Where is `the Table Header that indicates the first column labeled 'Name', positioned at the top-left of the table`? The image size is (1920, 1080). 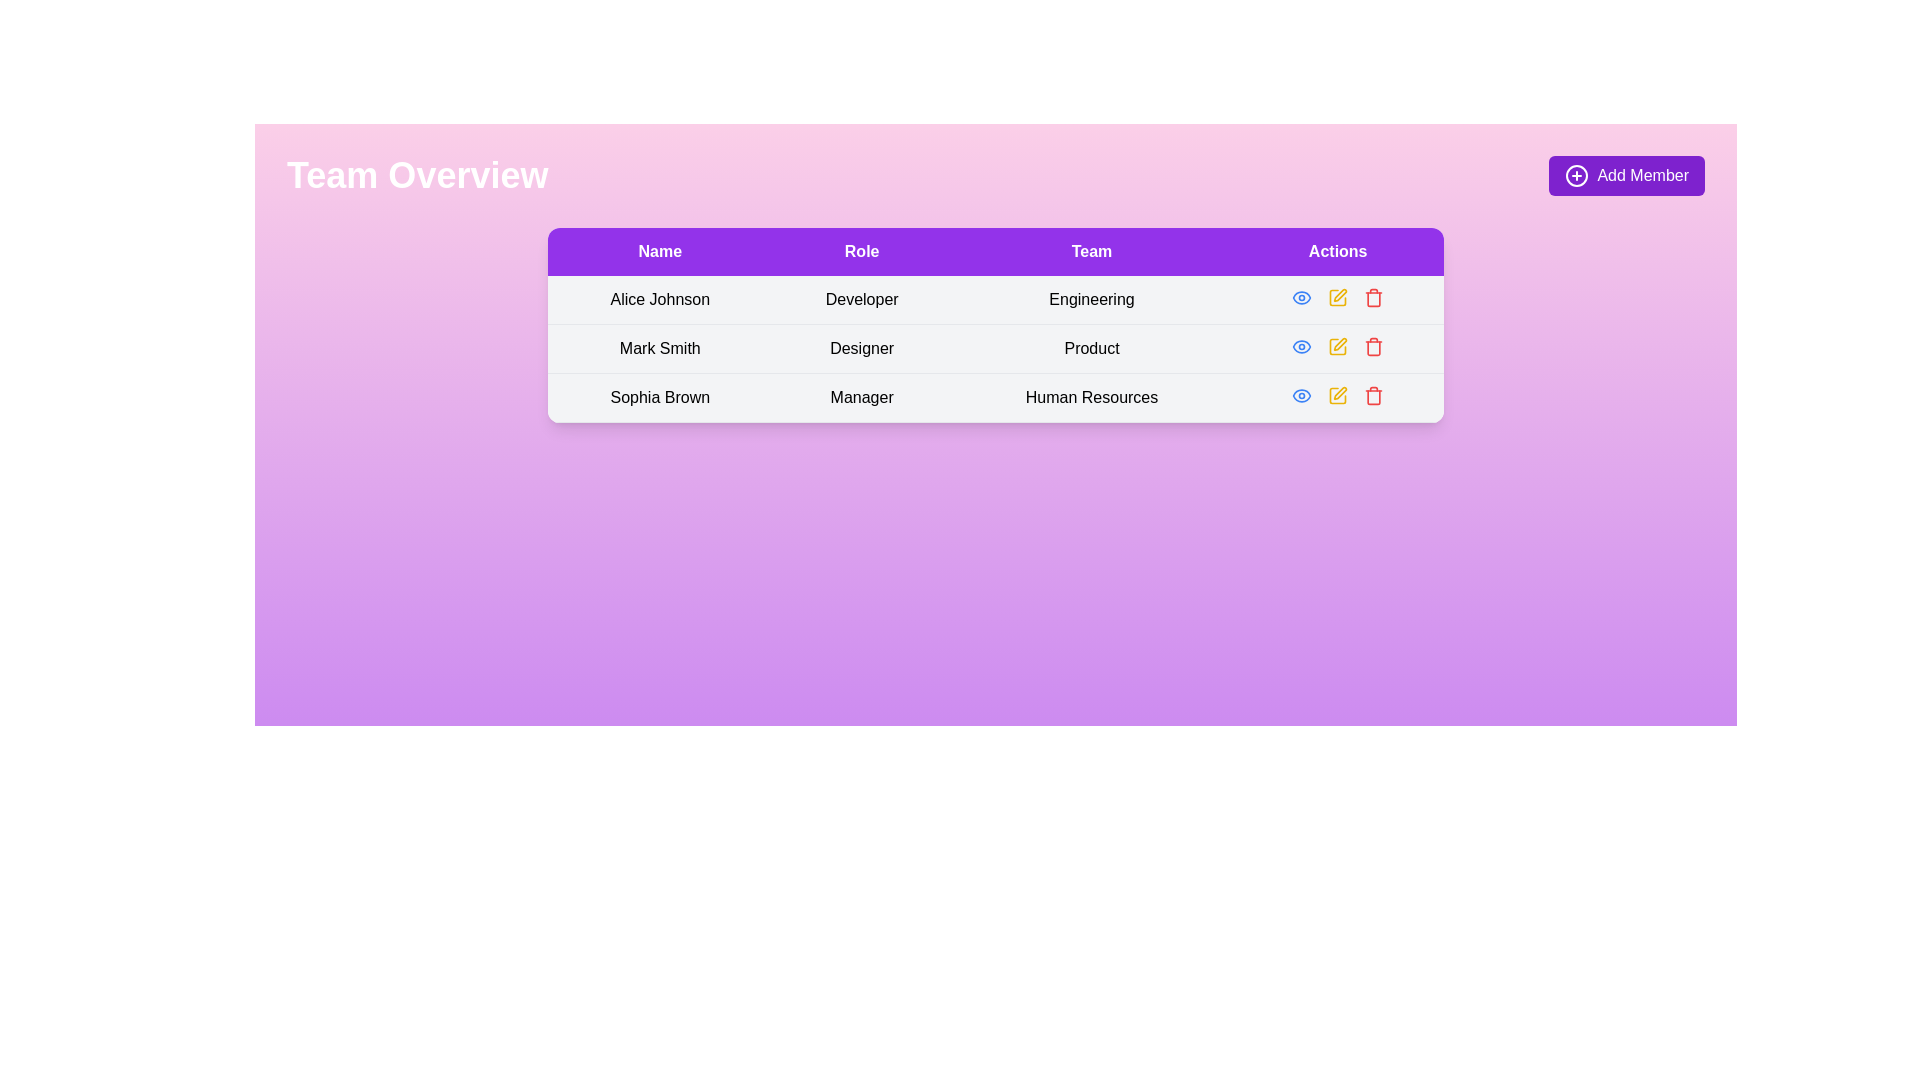 the Table Header that indicates the first column labeled 'Name', positioned at the top-left of the table is located at coordinates (660, 250).